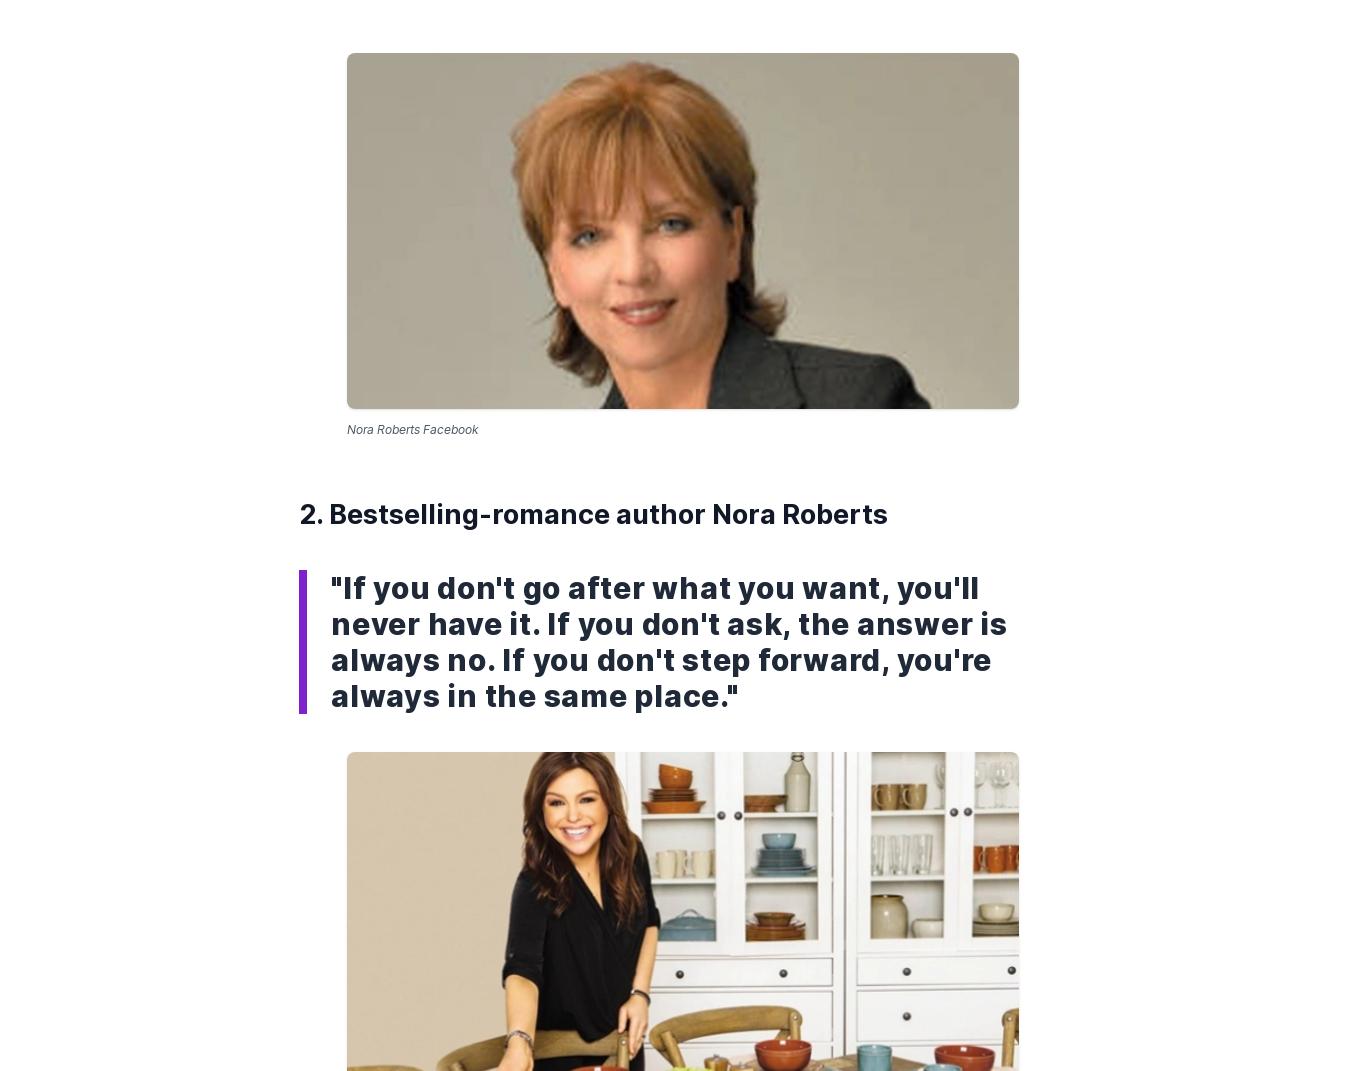  What do you see at coordinates (822, 358) in the screenshot?
I see `'Contact Support'` at bounding box center [822, 358].